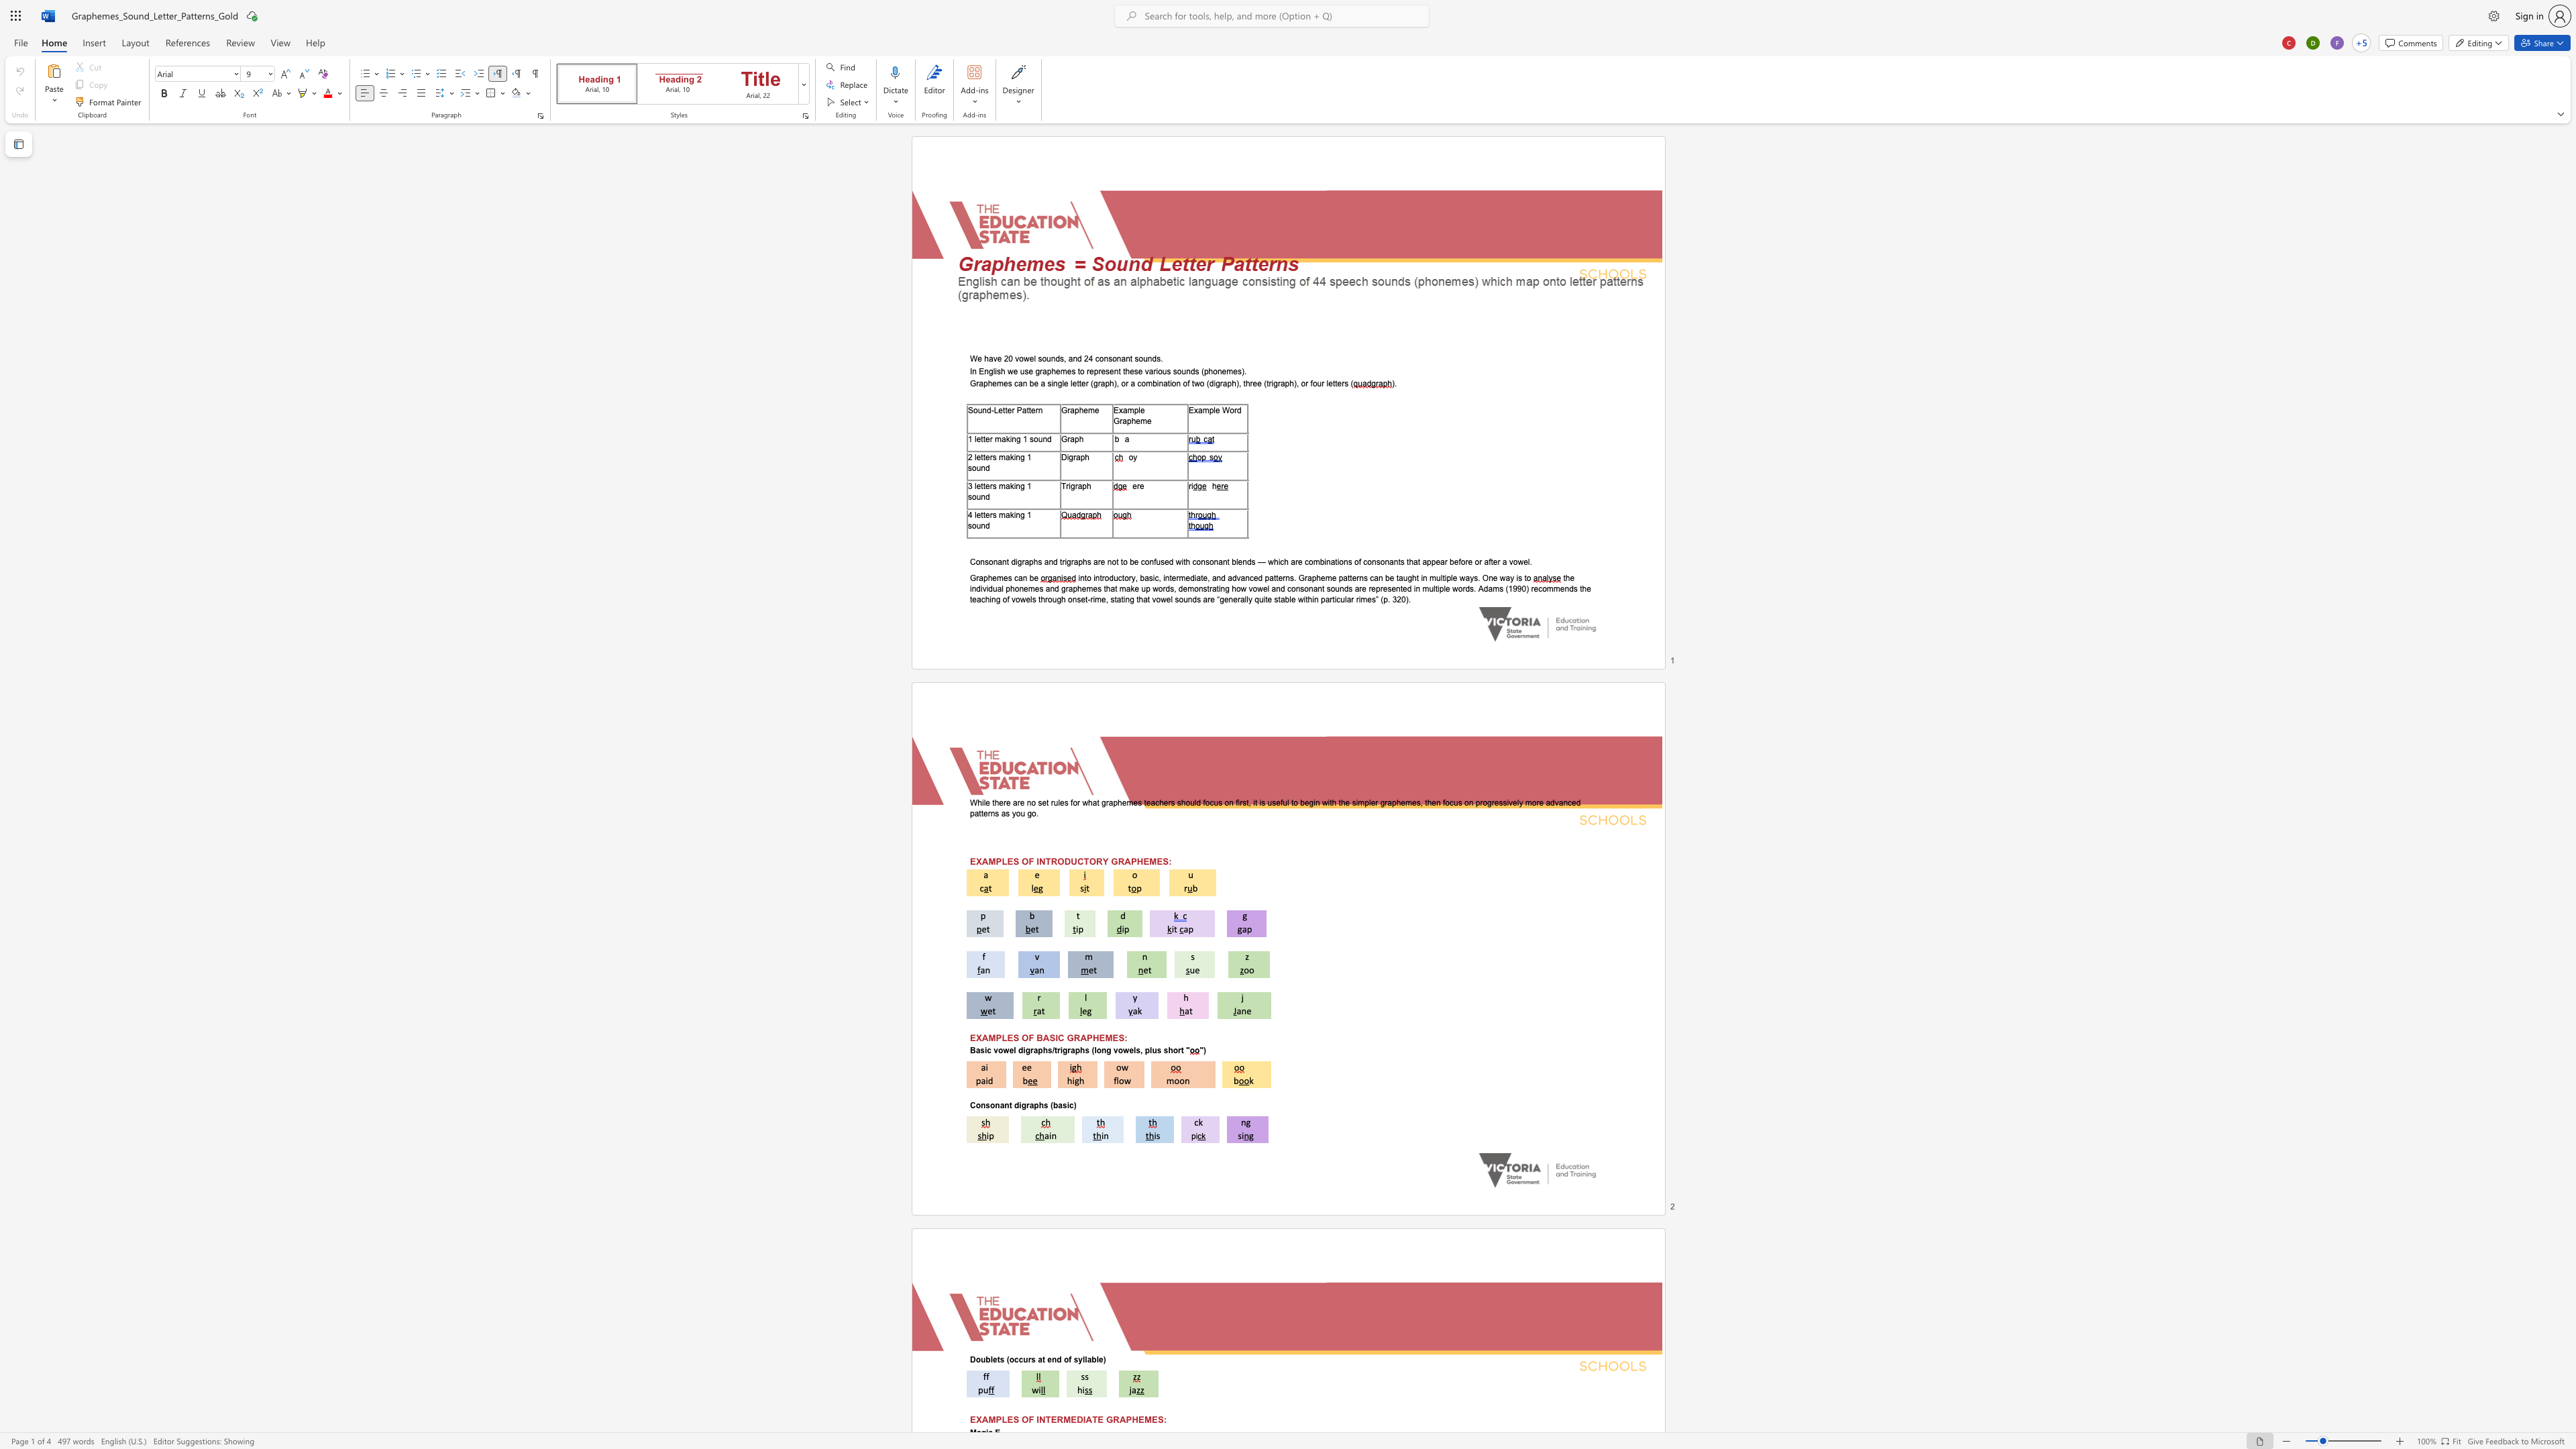 The height and width of the screenshot is (1449, 2576). Describe the element at coordinates (1218, 382) in the screenshot. I see `the 3th character "g" in the text` at that location.